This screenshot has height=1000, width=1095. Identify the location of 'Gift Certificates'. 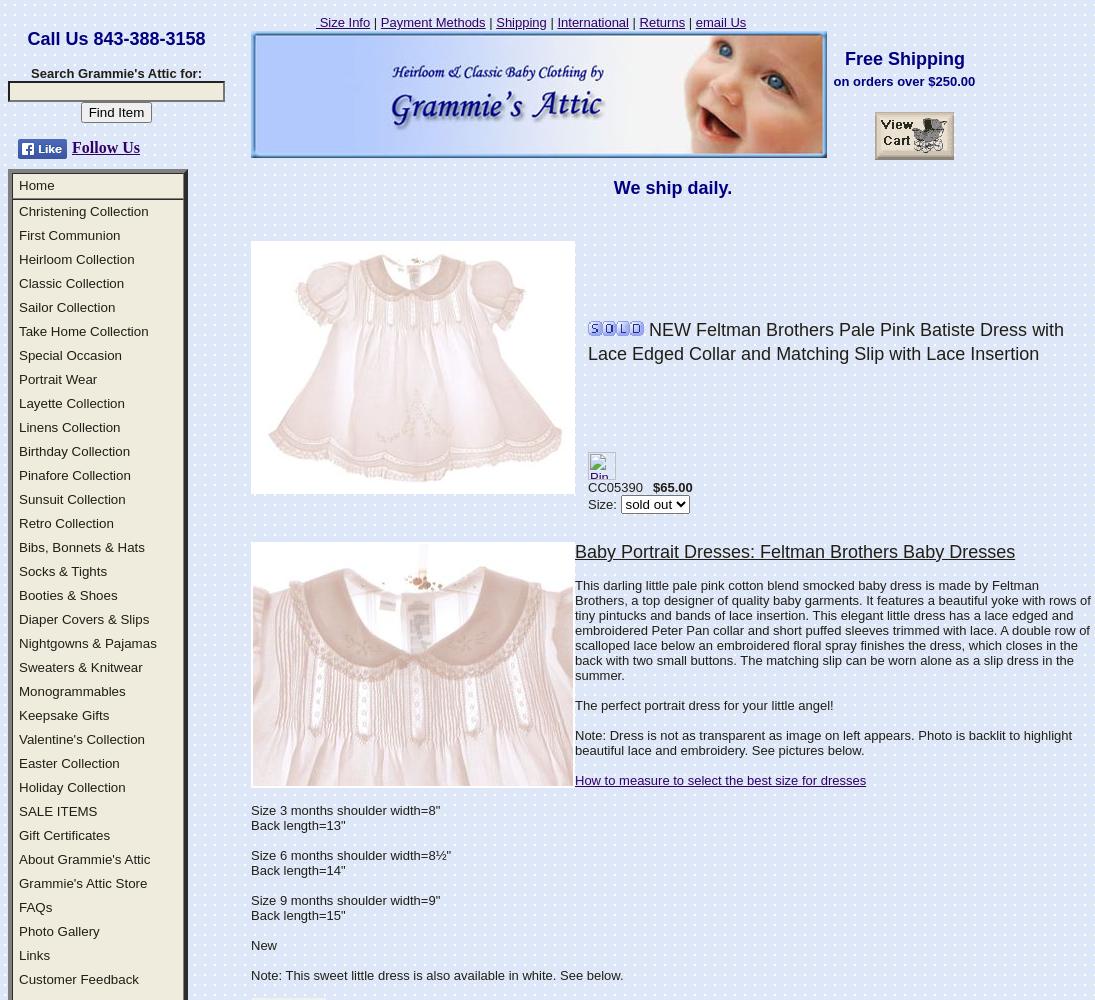
(63, 834).